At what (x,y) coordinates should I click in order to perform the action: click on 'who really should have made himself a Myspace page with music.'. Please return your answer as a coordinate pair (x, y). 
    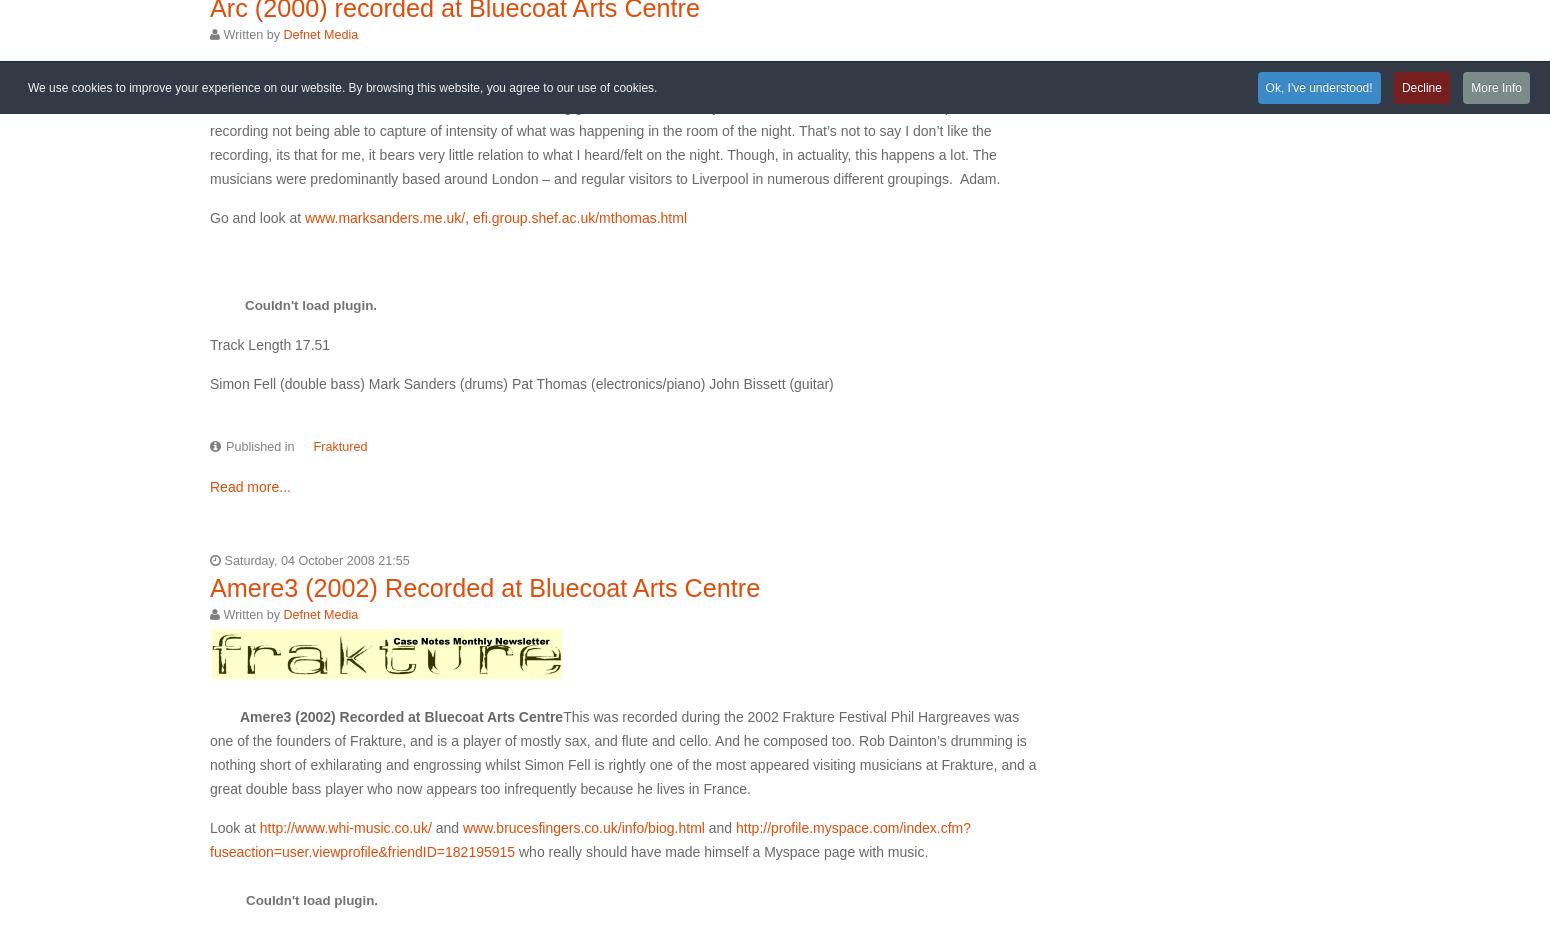
    Looking at the image, I should click on (721, 850).